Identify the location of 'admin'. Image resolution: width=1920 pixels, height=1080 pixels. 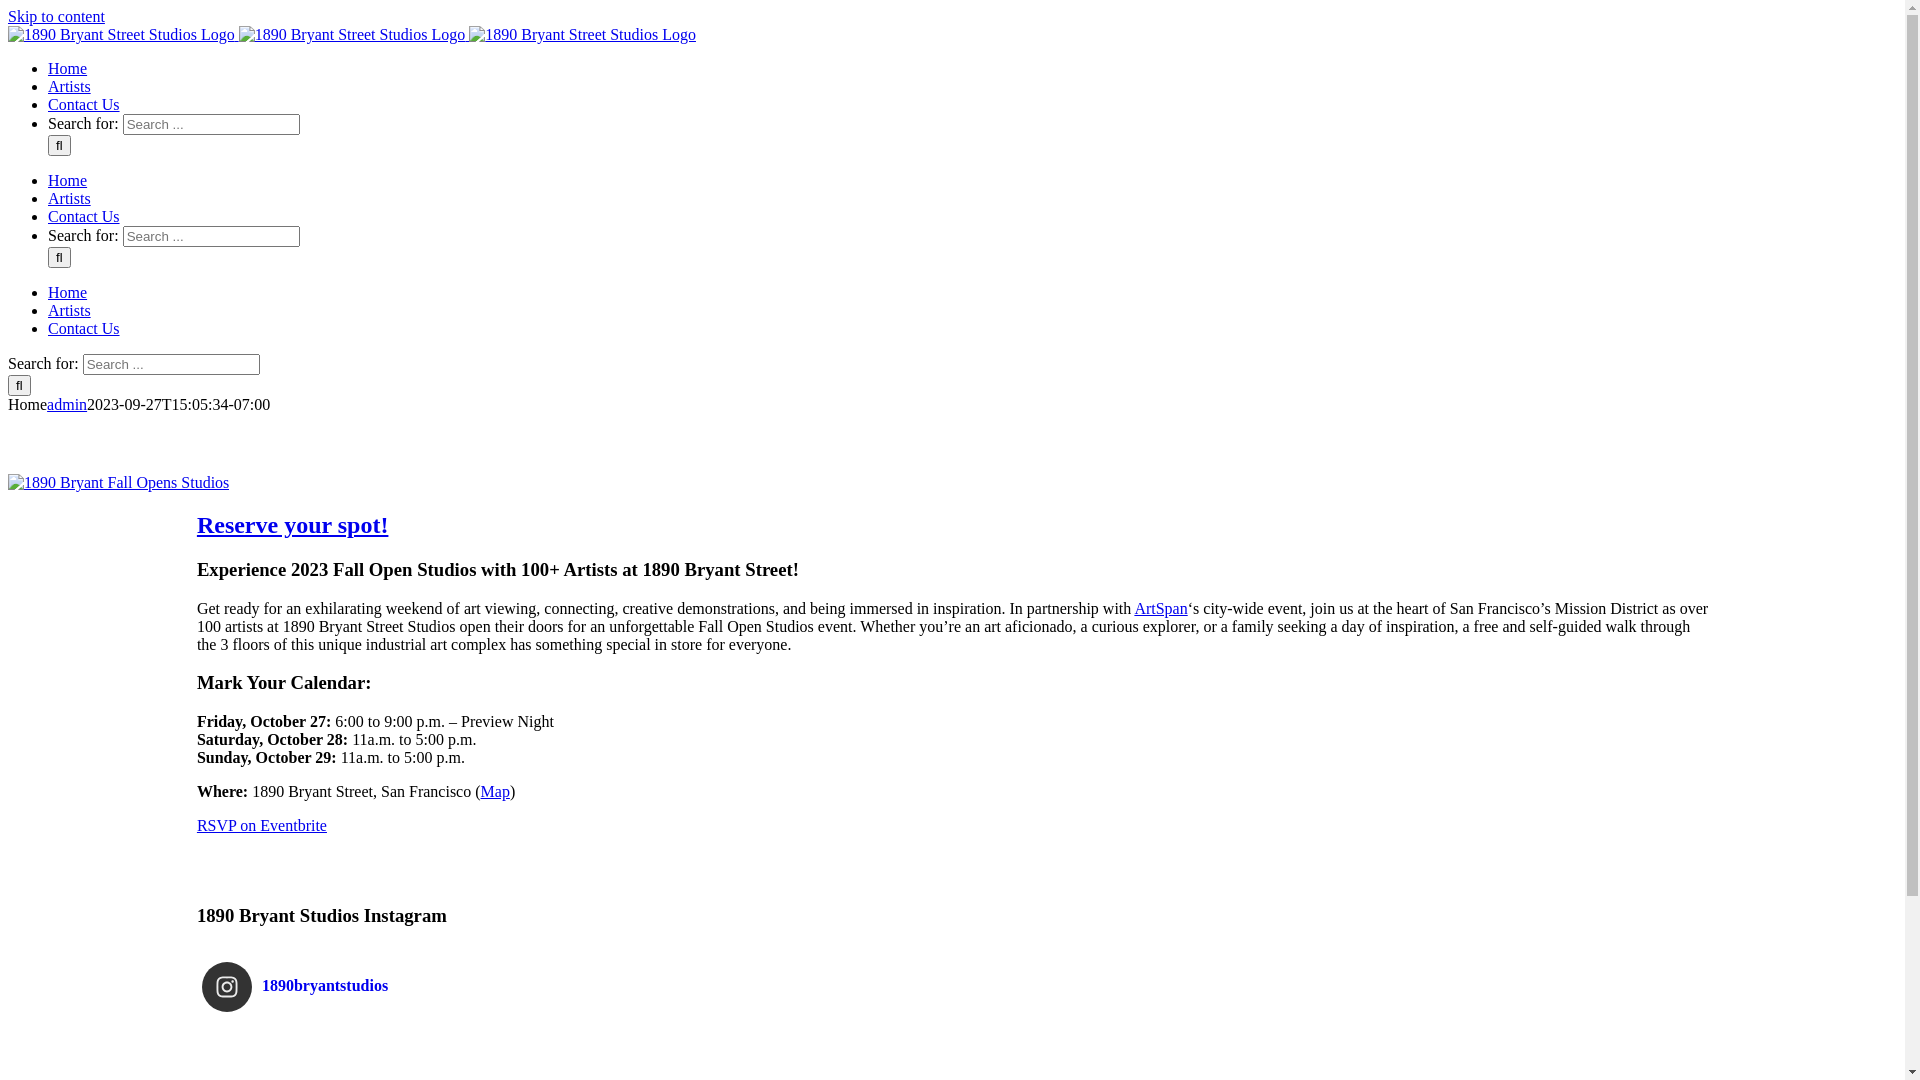
(47, 404).